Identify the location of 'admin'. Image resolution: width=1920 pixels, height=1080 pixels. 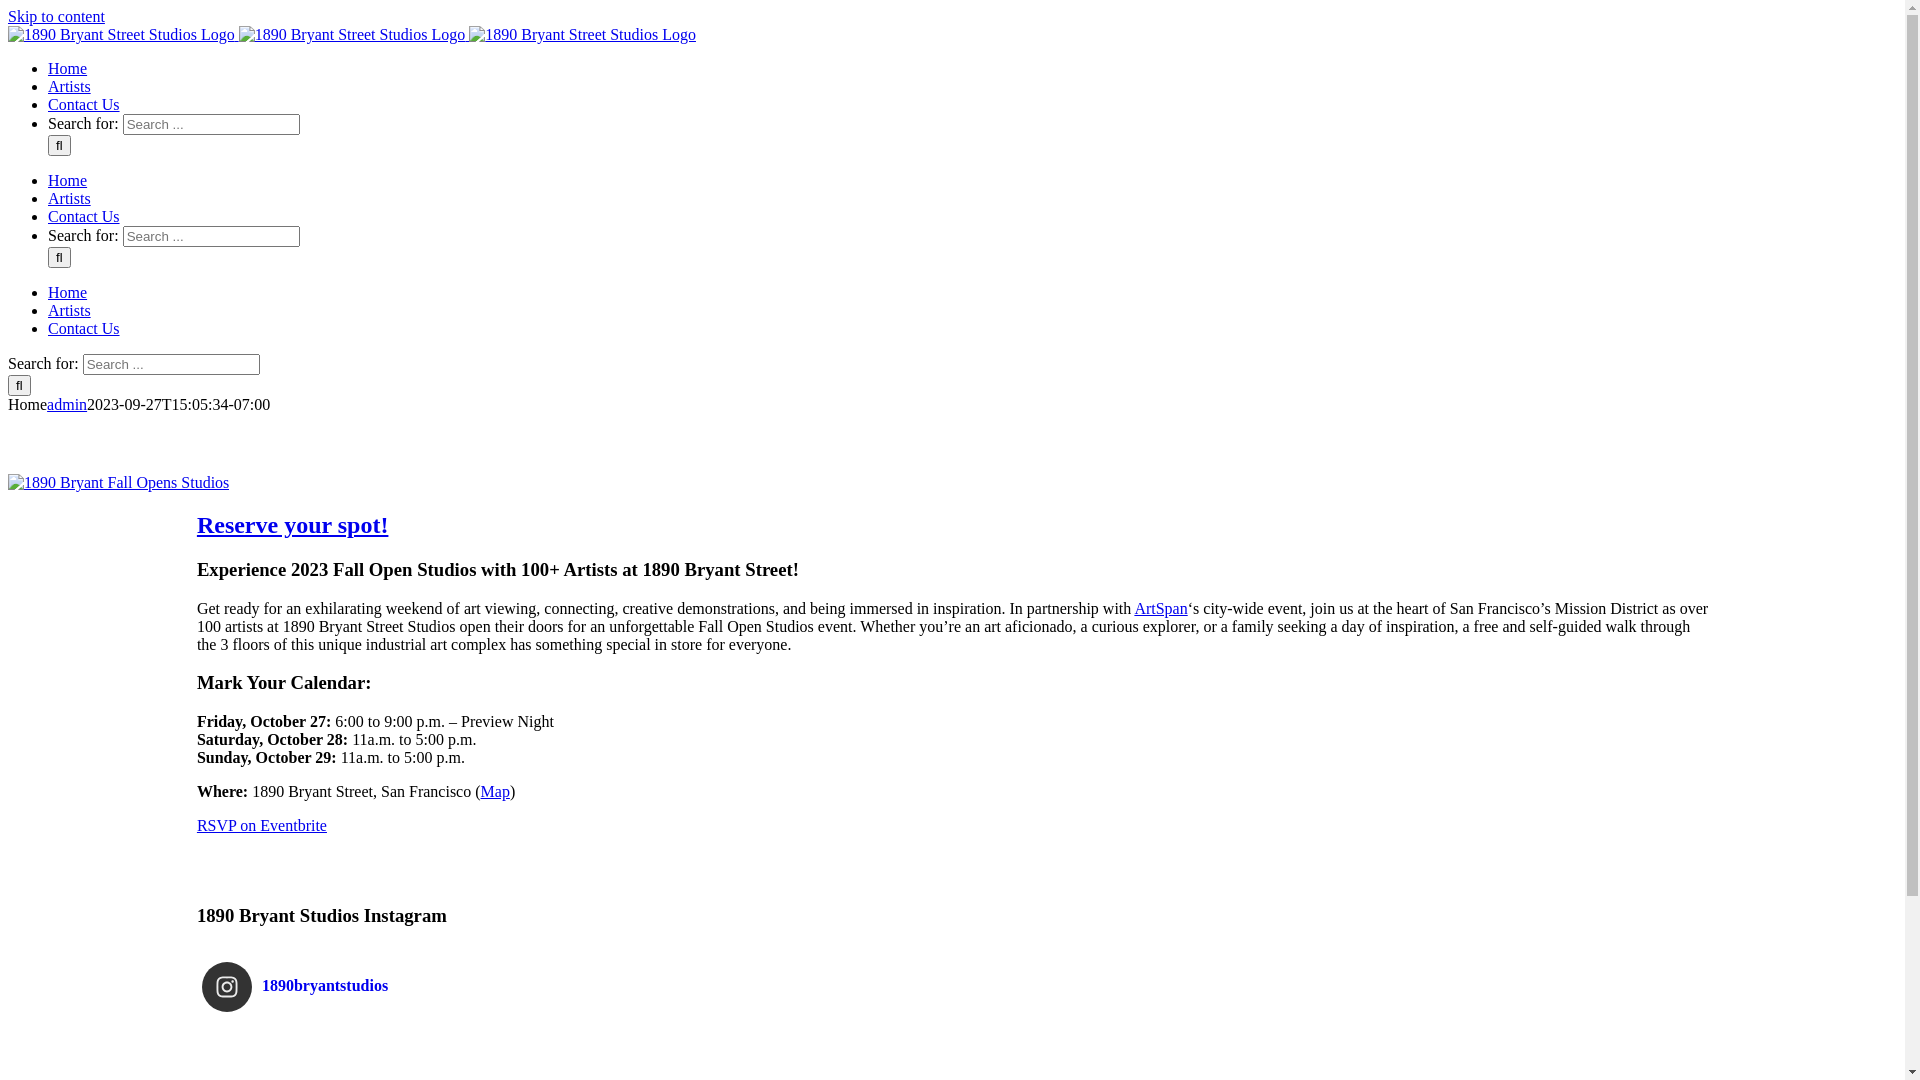
(47, 404).